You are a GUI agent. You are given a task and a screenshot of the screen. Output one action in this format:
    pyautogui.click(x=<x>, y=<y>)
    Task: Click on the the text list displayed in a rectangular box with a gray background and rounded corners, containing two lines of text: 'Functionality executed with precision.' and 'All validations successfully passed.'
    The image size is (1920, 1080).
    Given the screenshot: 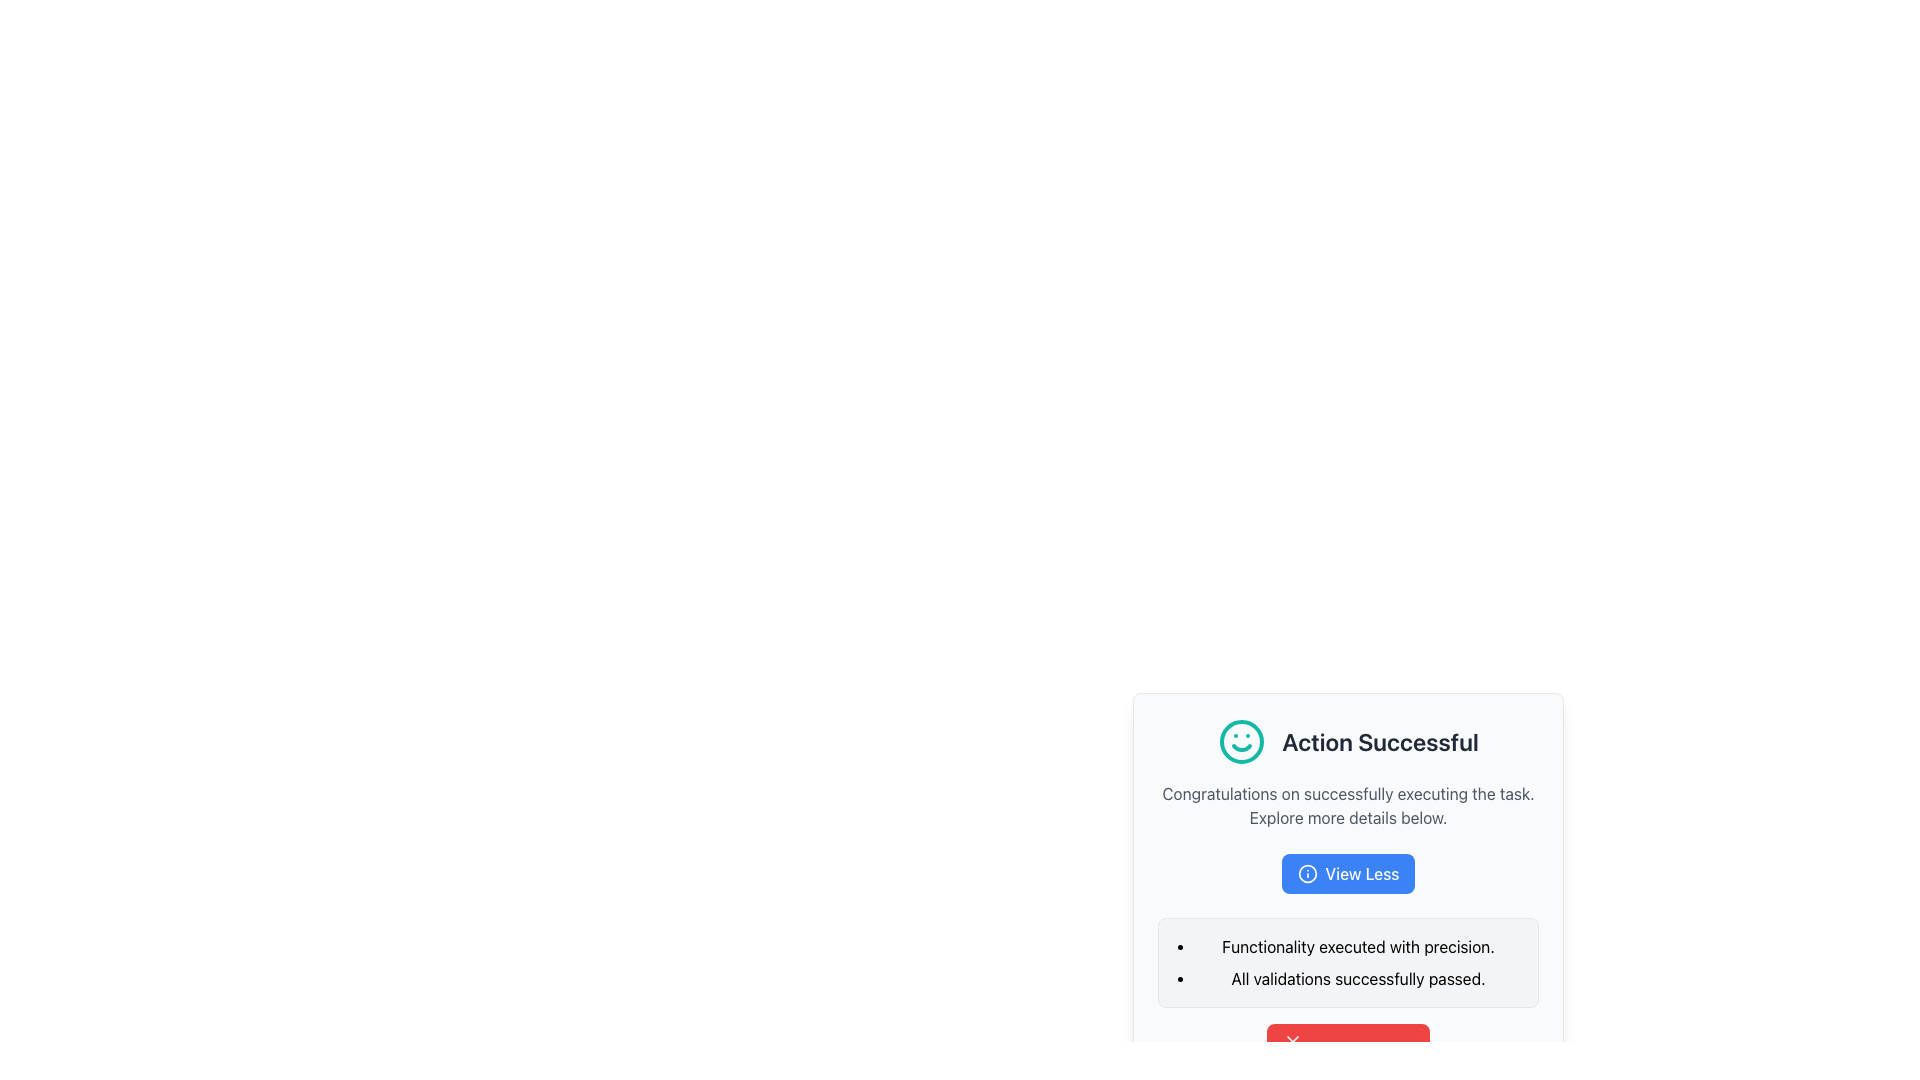 What is the action you would take?
    pyautogui.click(x=1348, y=962)
    